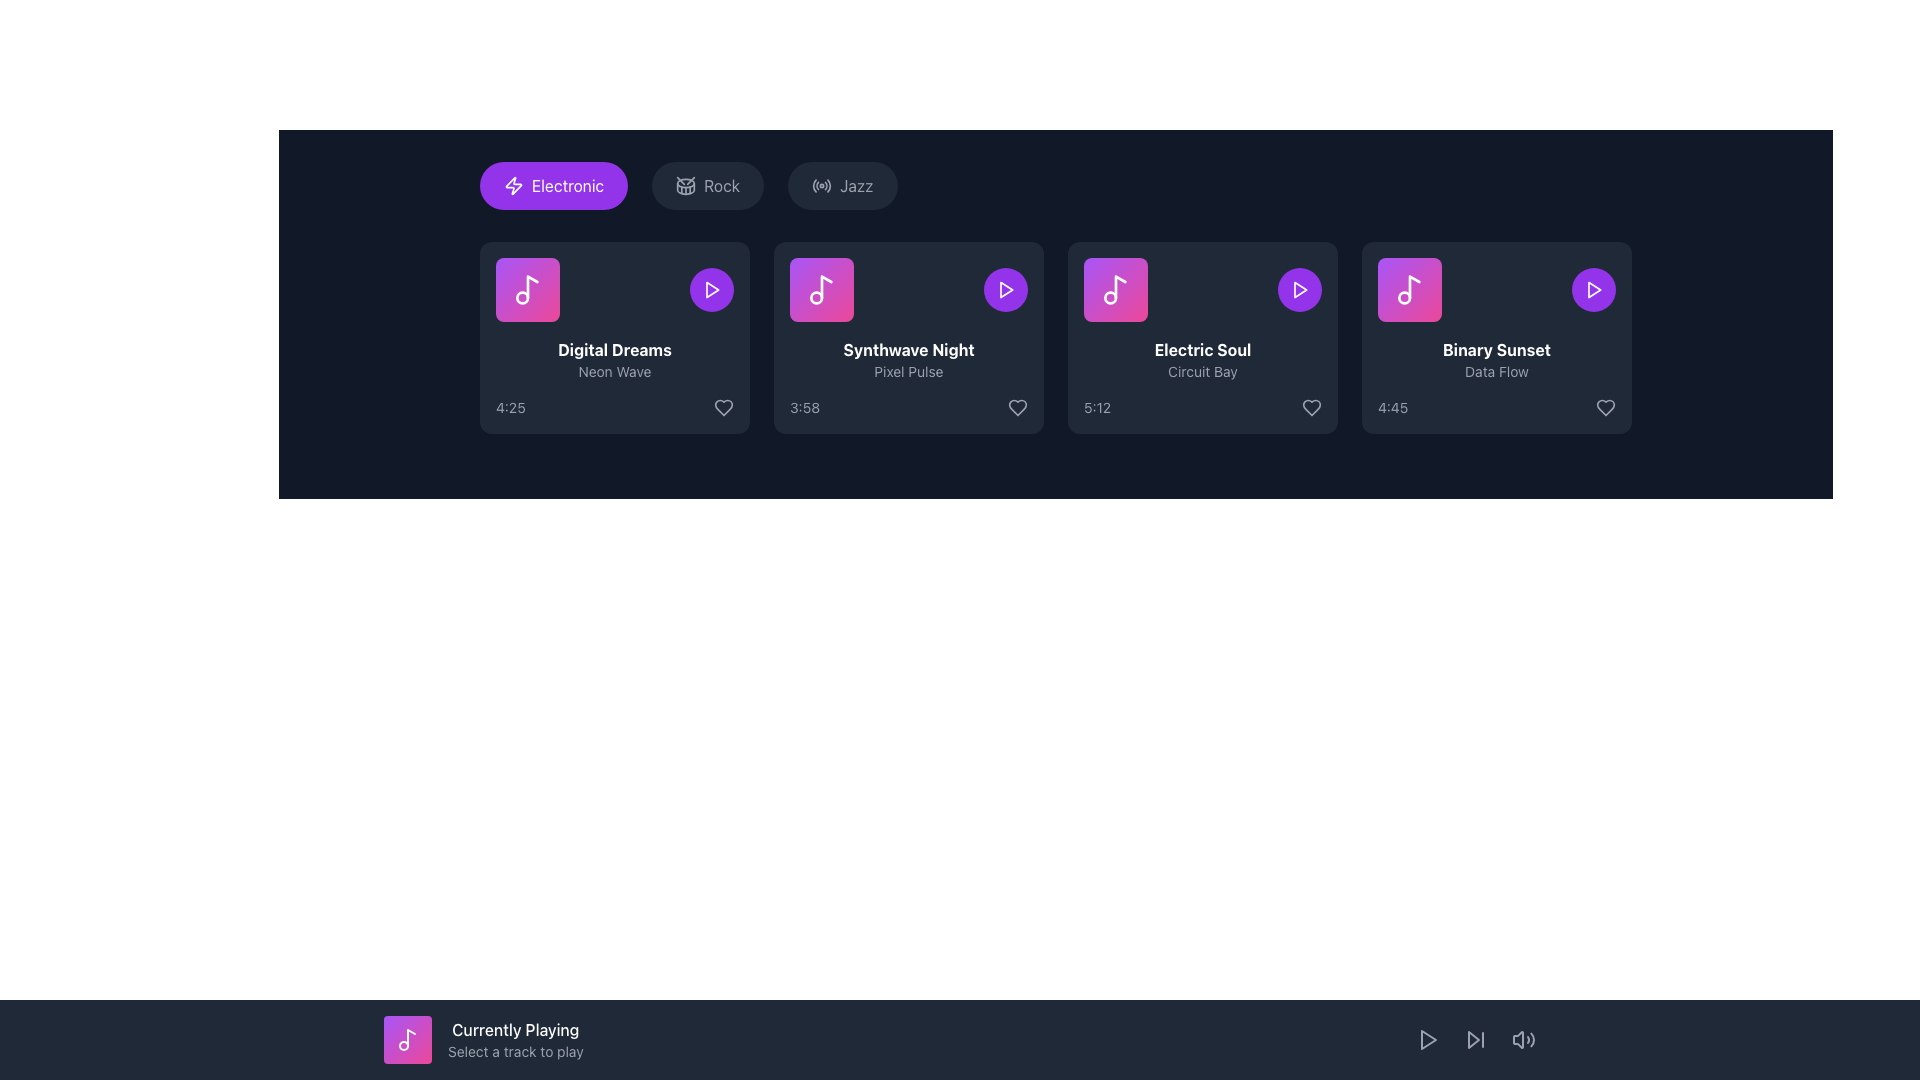 This screenshot has width=1920, height=1080. What do you see at coordinates (907, 349) in the screenshot?
I see `the bold white text label reading 'Synthwave Night' within the music selection interface card` at bounding box center [907, 349].